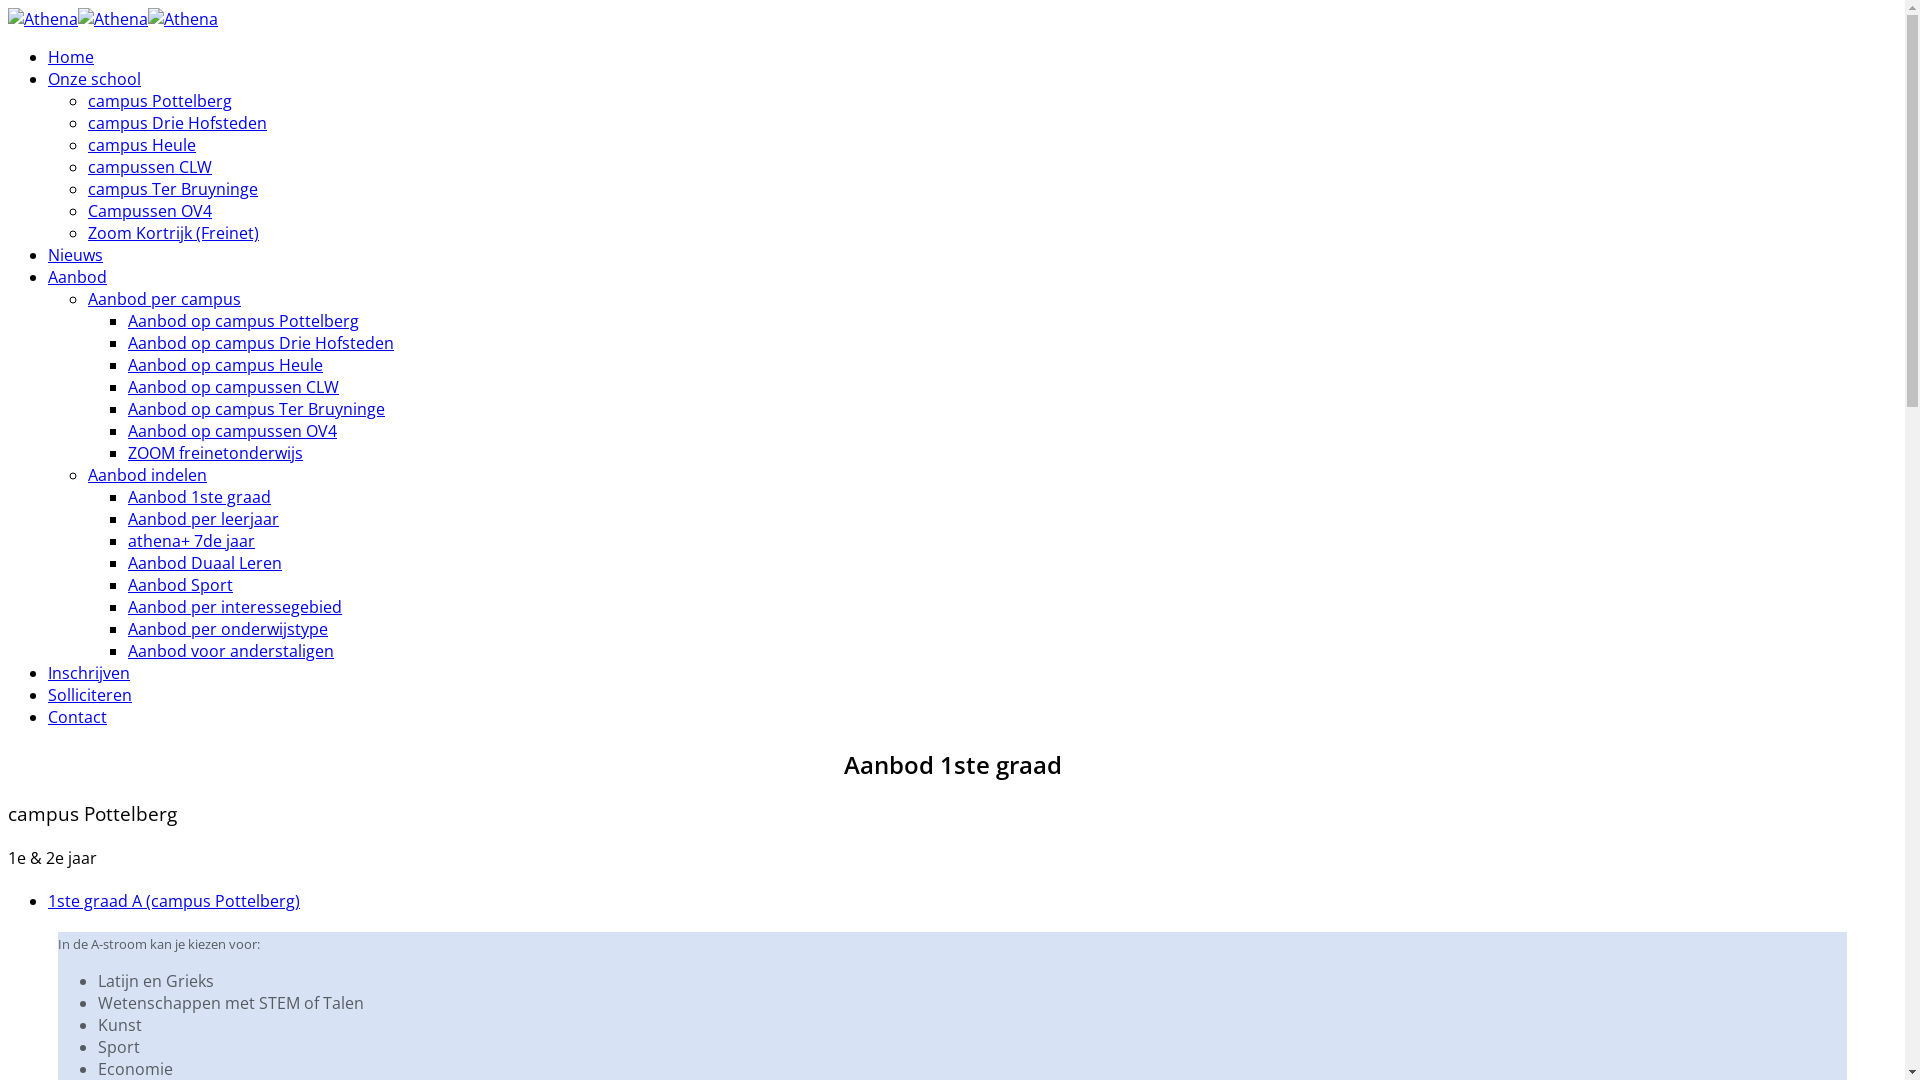 The height and width of the screenshot is (1080, 1920). What do you see at coordinates (88, 672) in the screenshot?
I see `'Inschrijven'` at bounding box center [88, 672].